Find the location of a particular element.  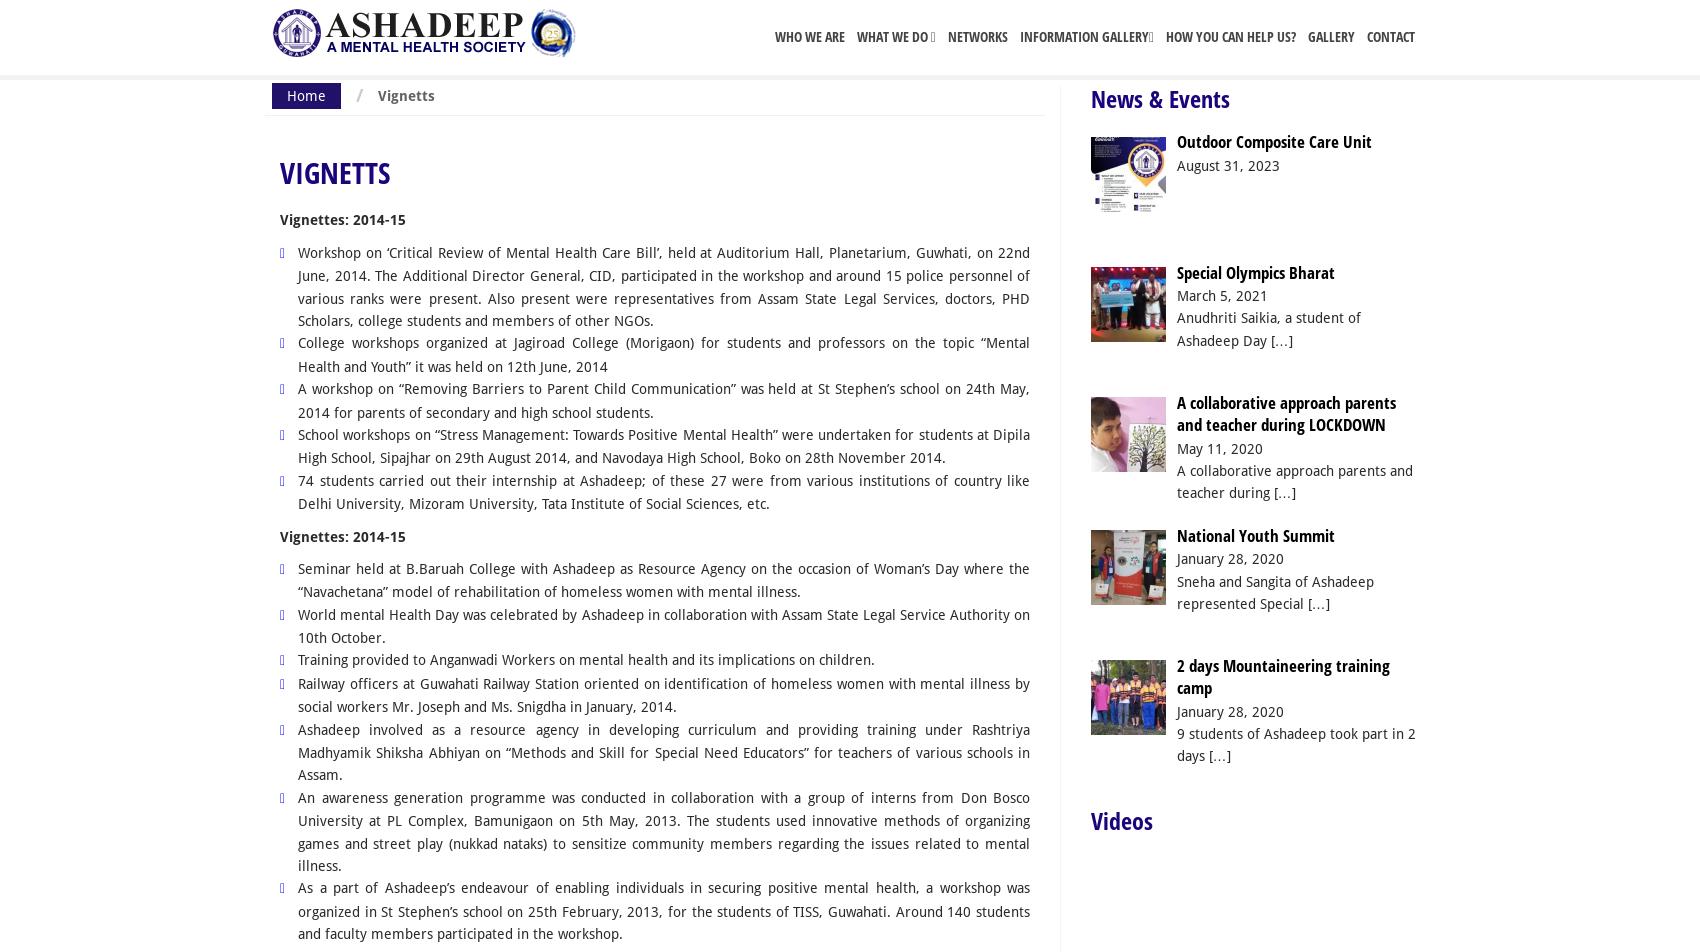

'2 days Mountaineering training camp' is located at coordinates (1282, 676).